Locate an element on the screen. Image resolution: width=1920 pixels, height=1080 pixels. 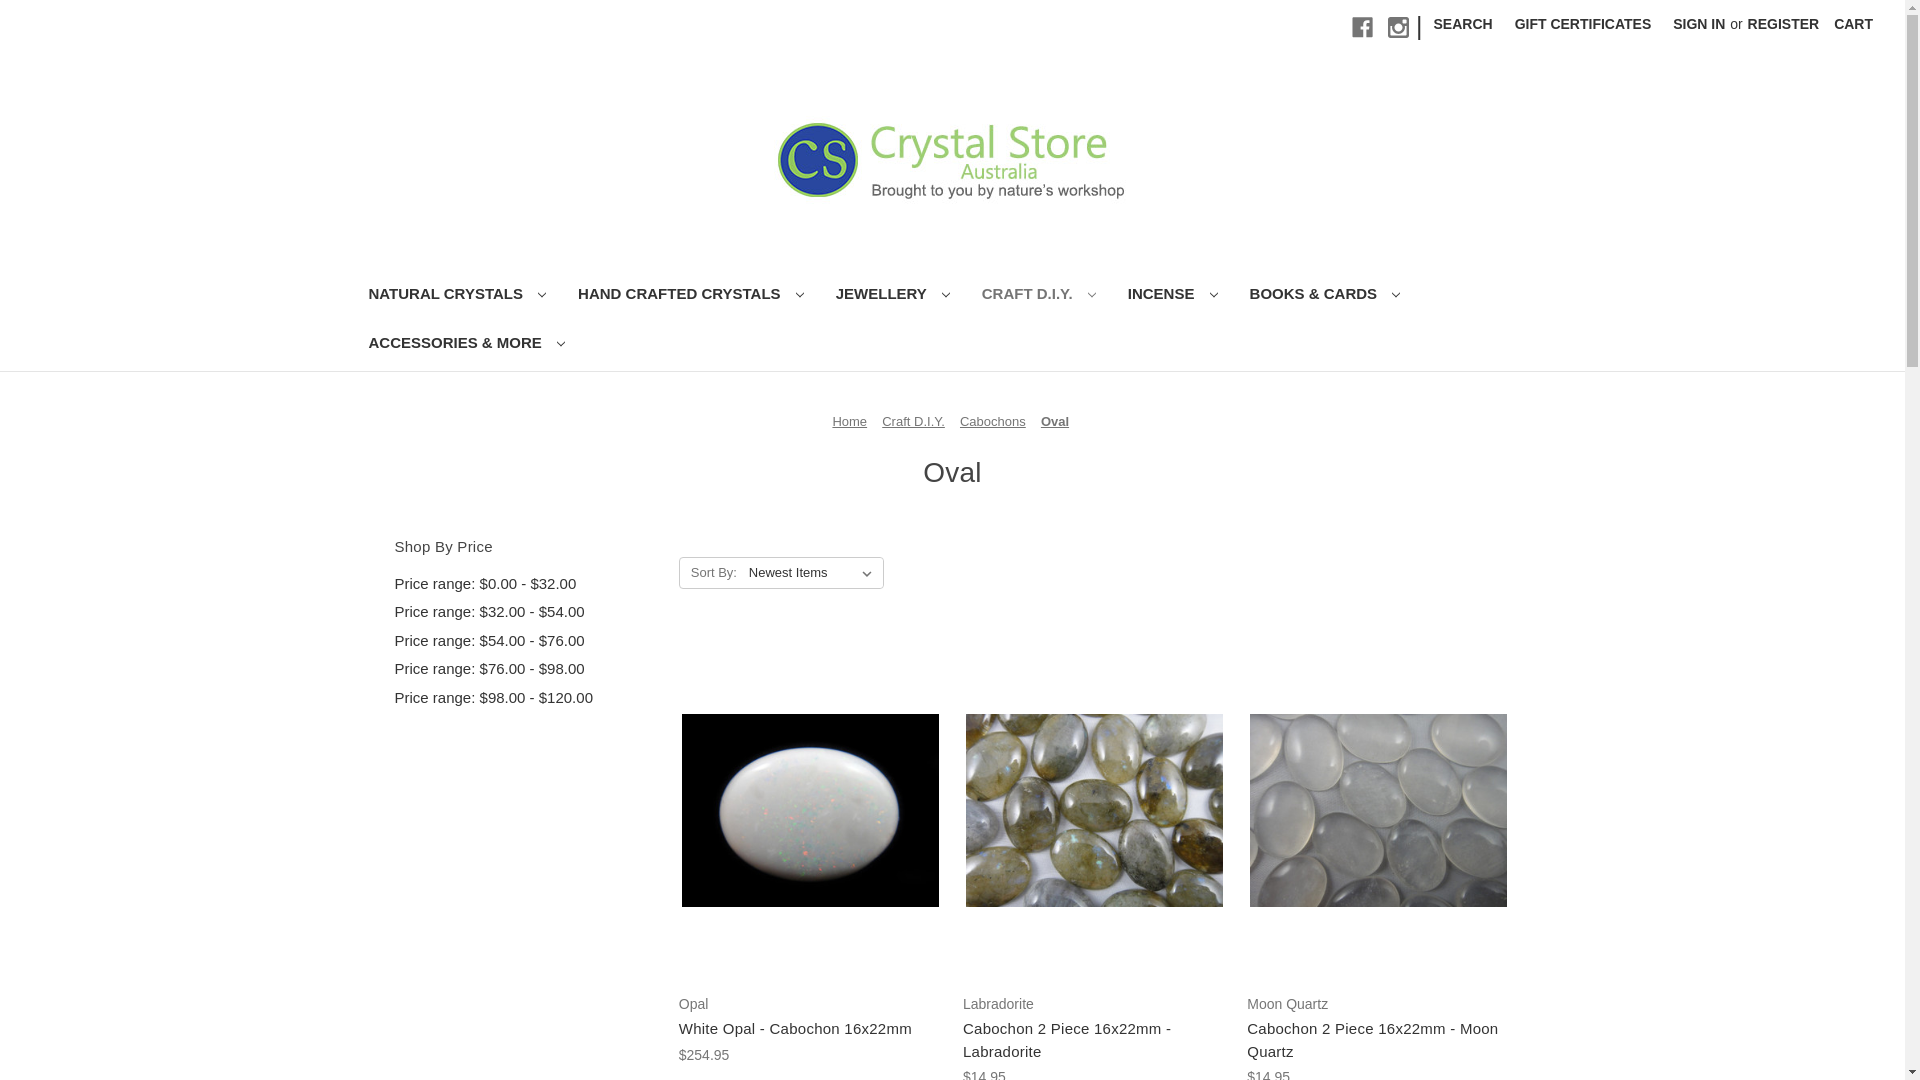
'Price range: $76.00 - $98.00' is located at coordinates (525, 669).